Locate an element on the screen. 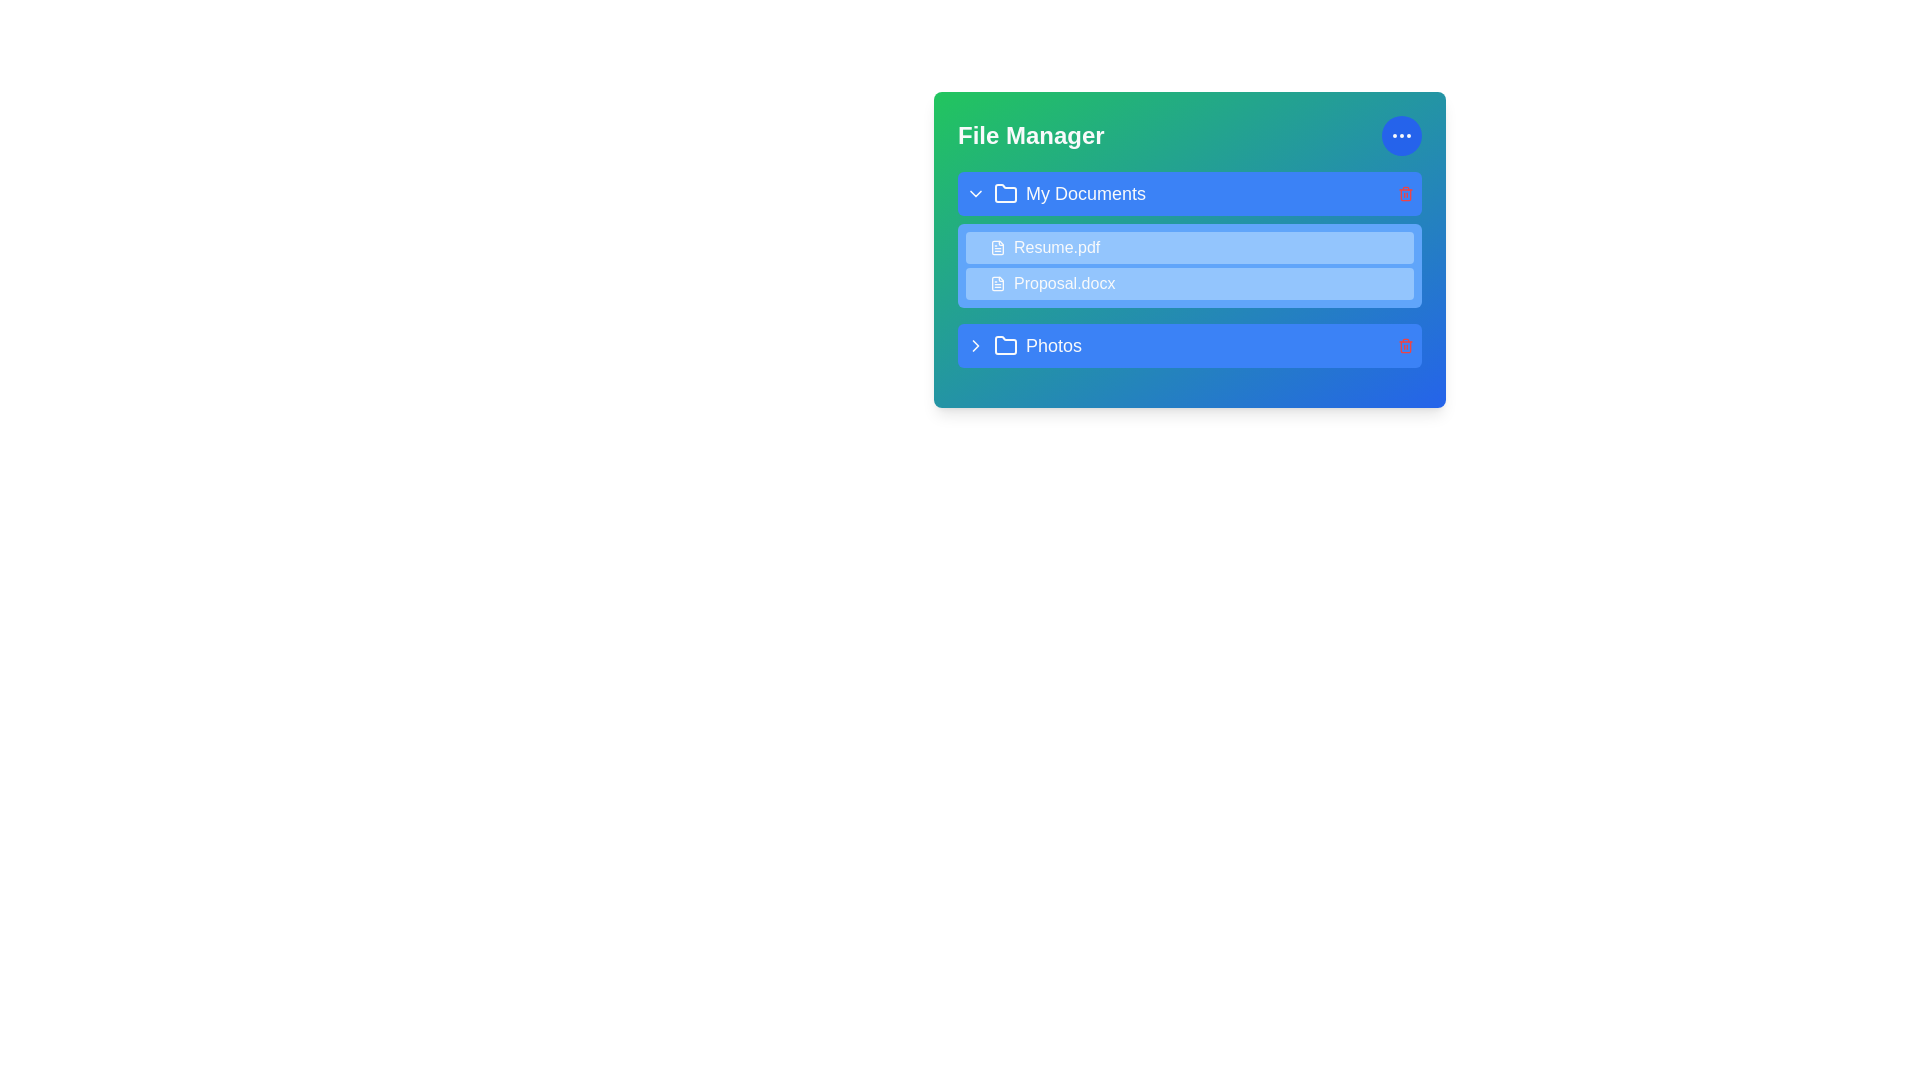  the 'Photos' folder item in the file manager list is located at coordinates (1023, 345).